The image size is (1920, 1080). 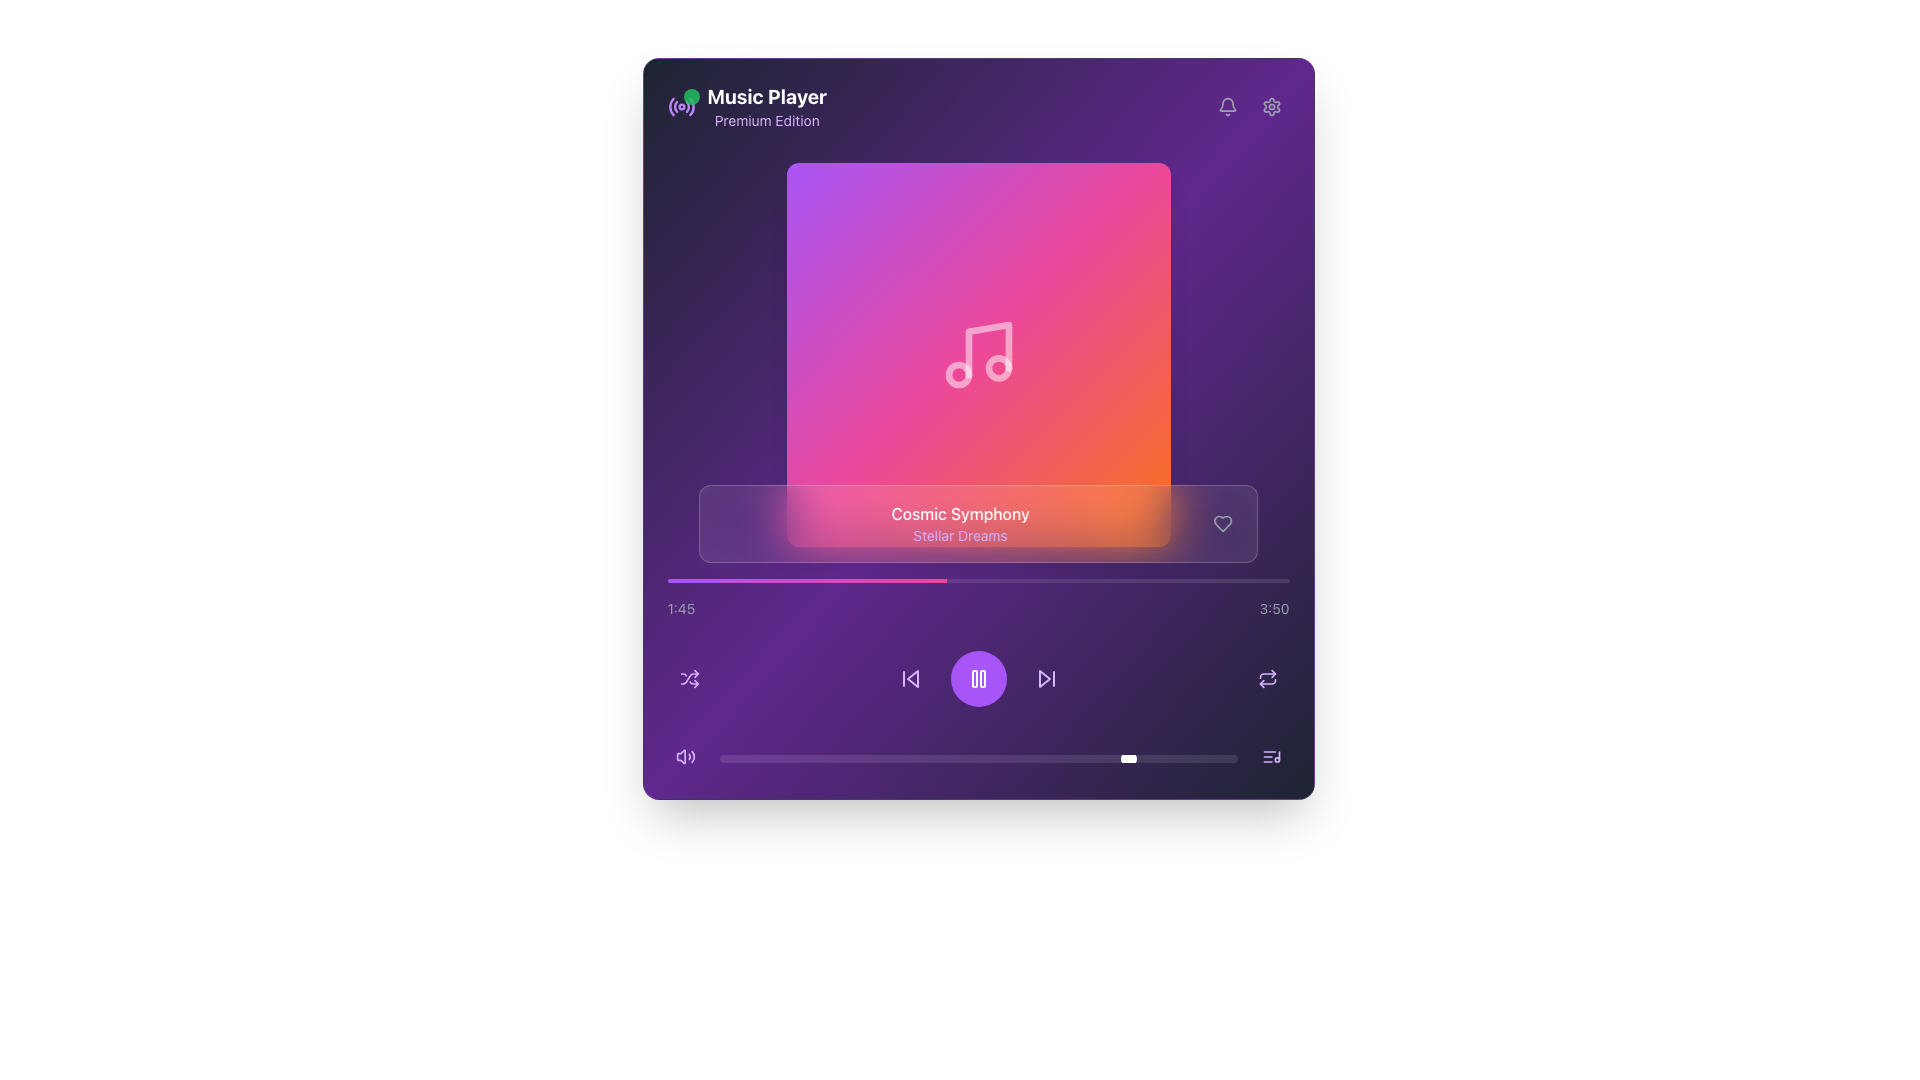 I want to click on the playback position, so click(x=778, y=581).